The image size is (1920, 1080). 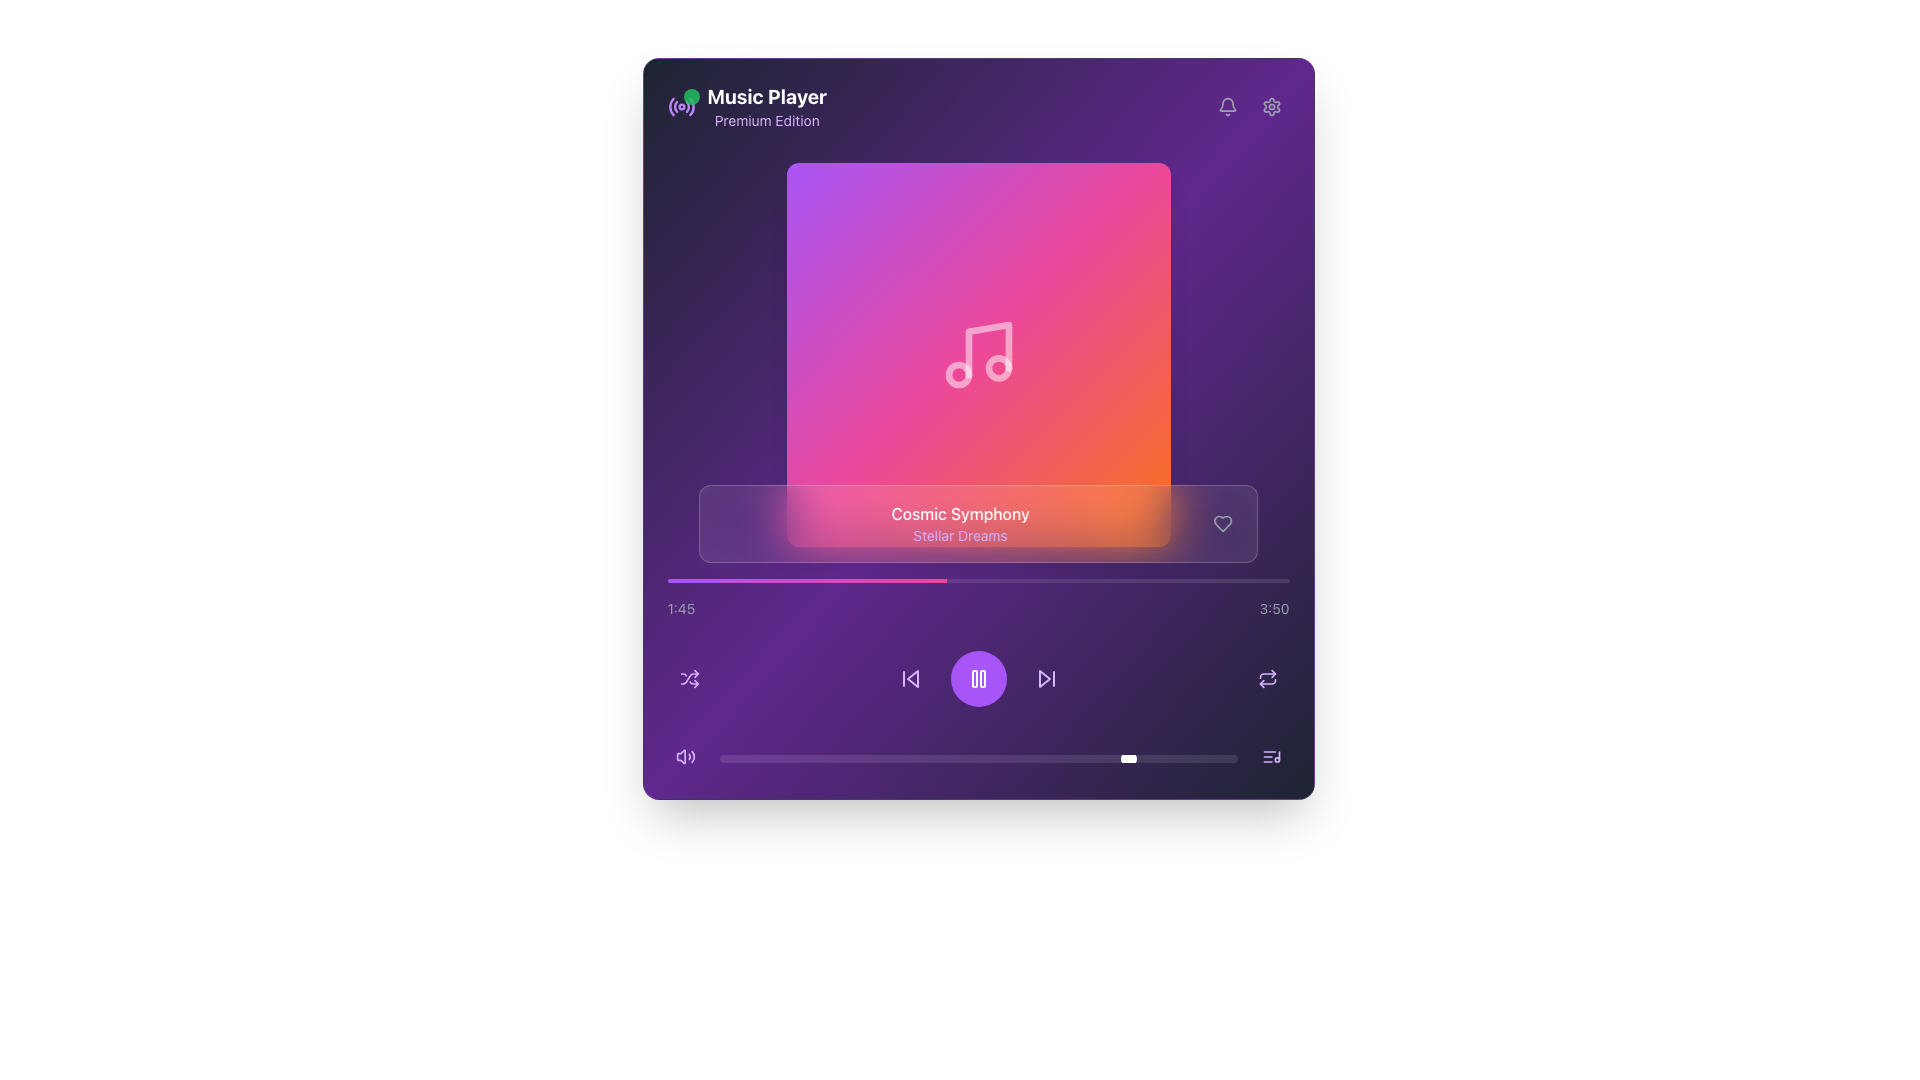 I want to click on the playback position, so click(x=778, y=581).